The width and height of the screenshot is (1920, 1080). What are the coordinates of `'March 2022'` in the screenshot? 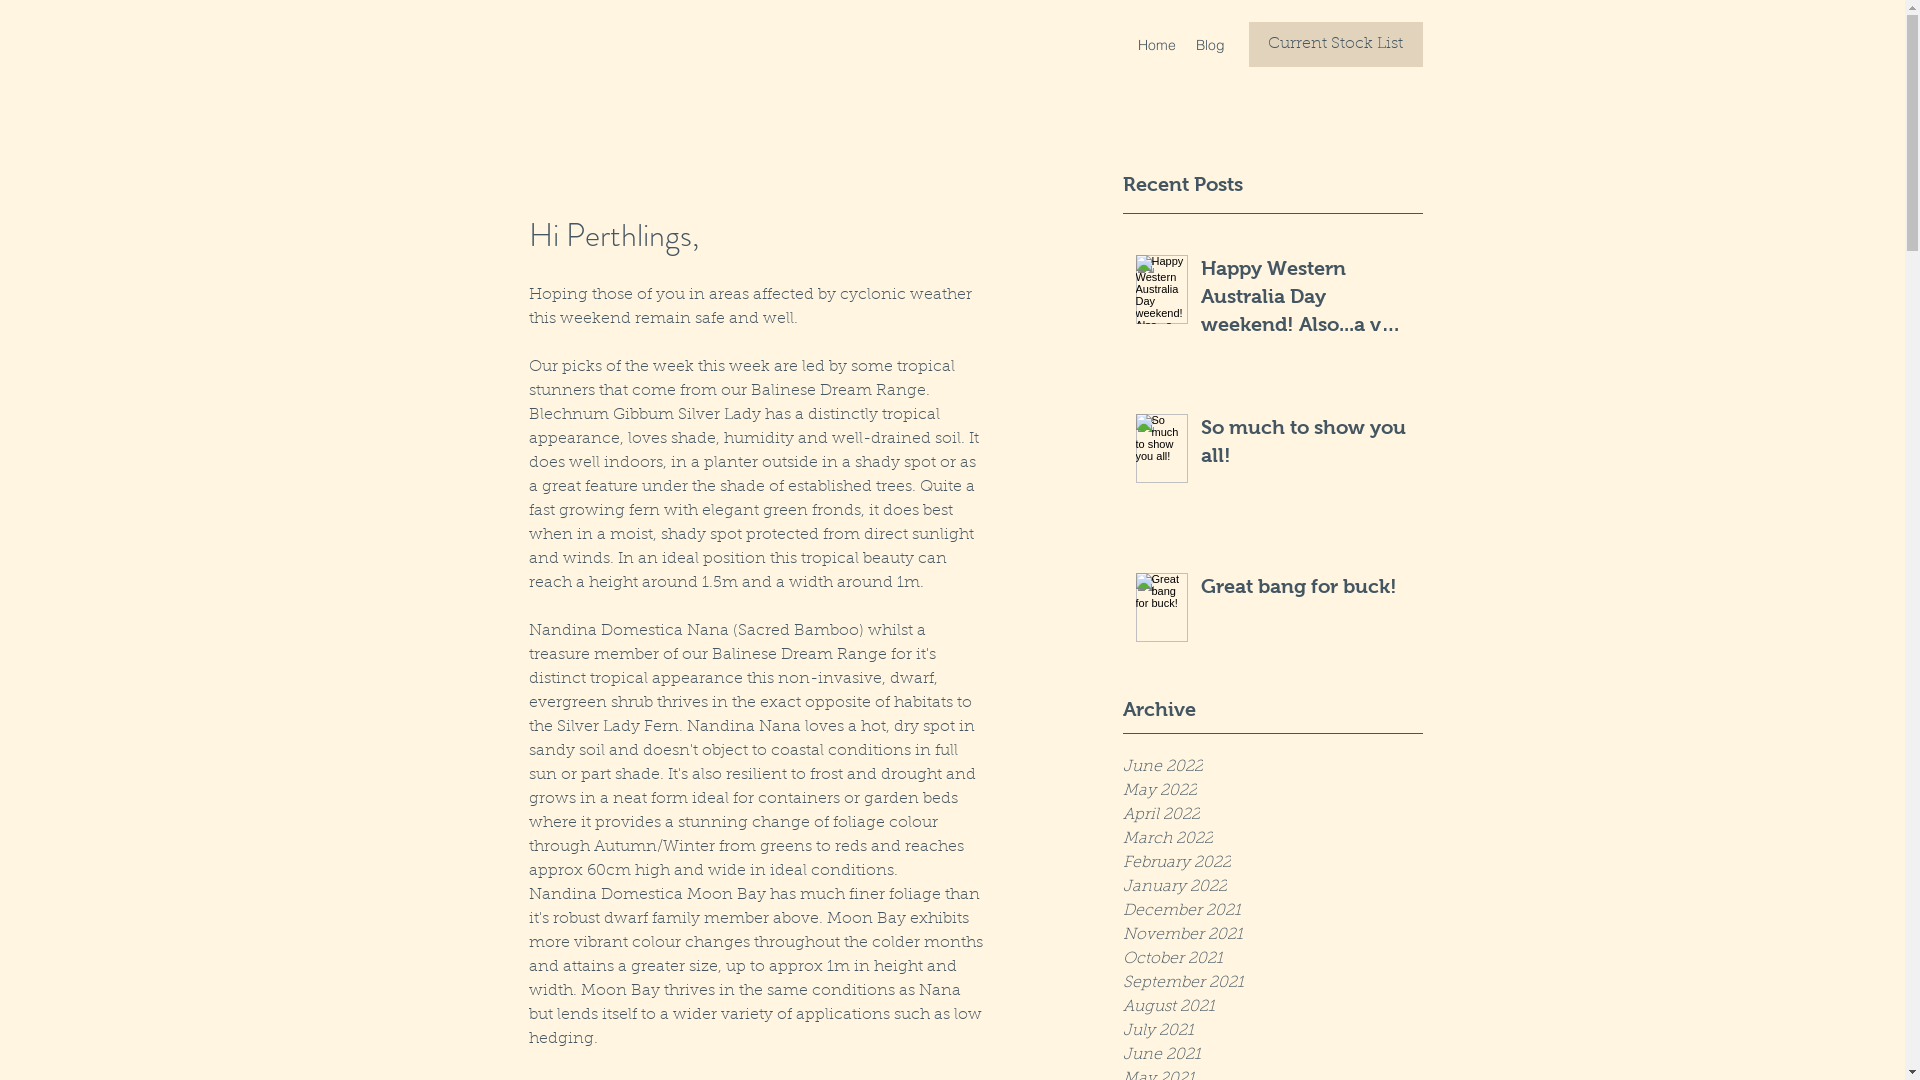 It's located at (1271, 839).